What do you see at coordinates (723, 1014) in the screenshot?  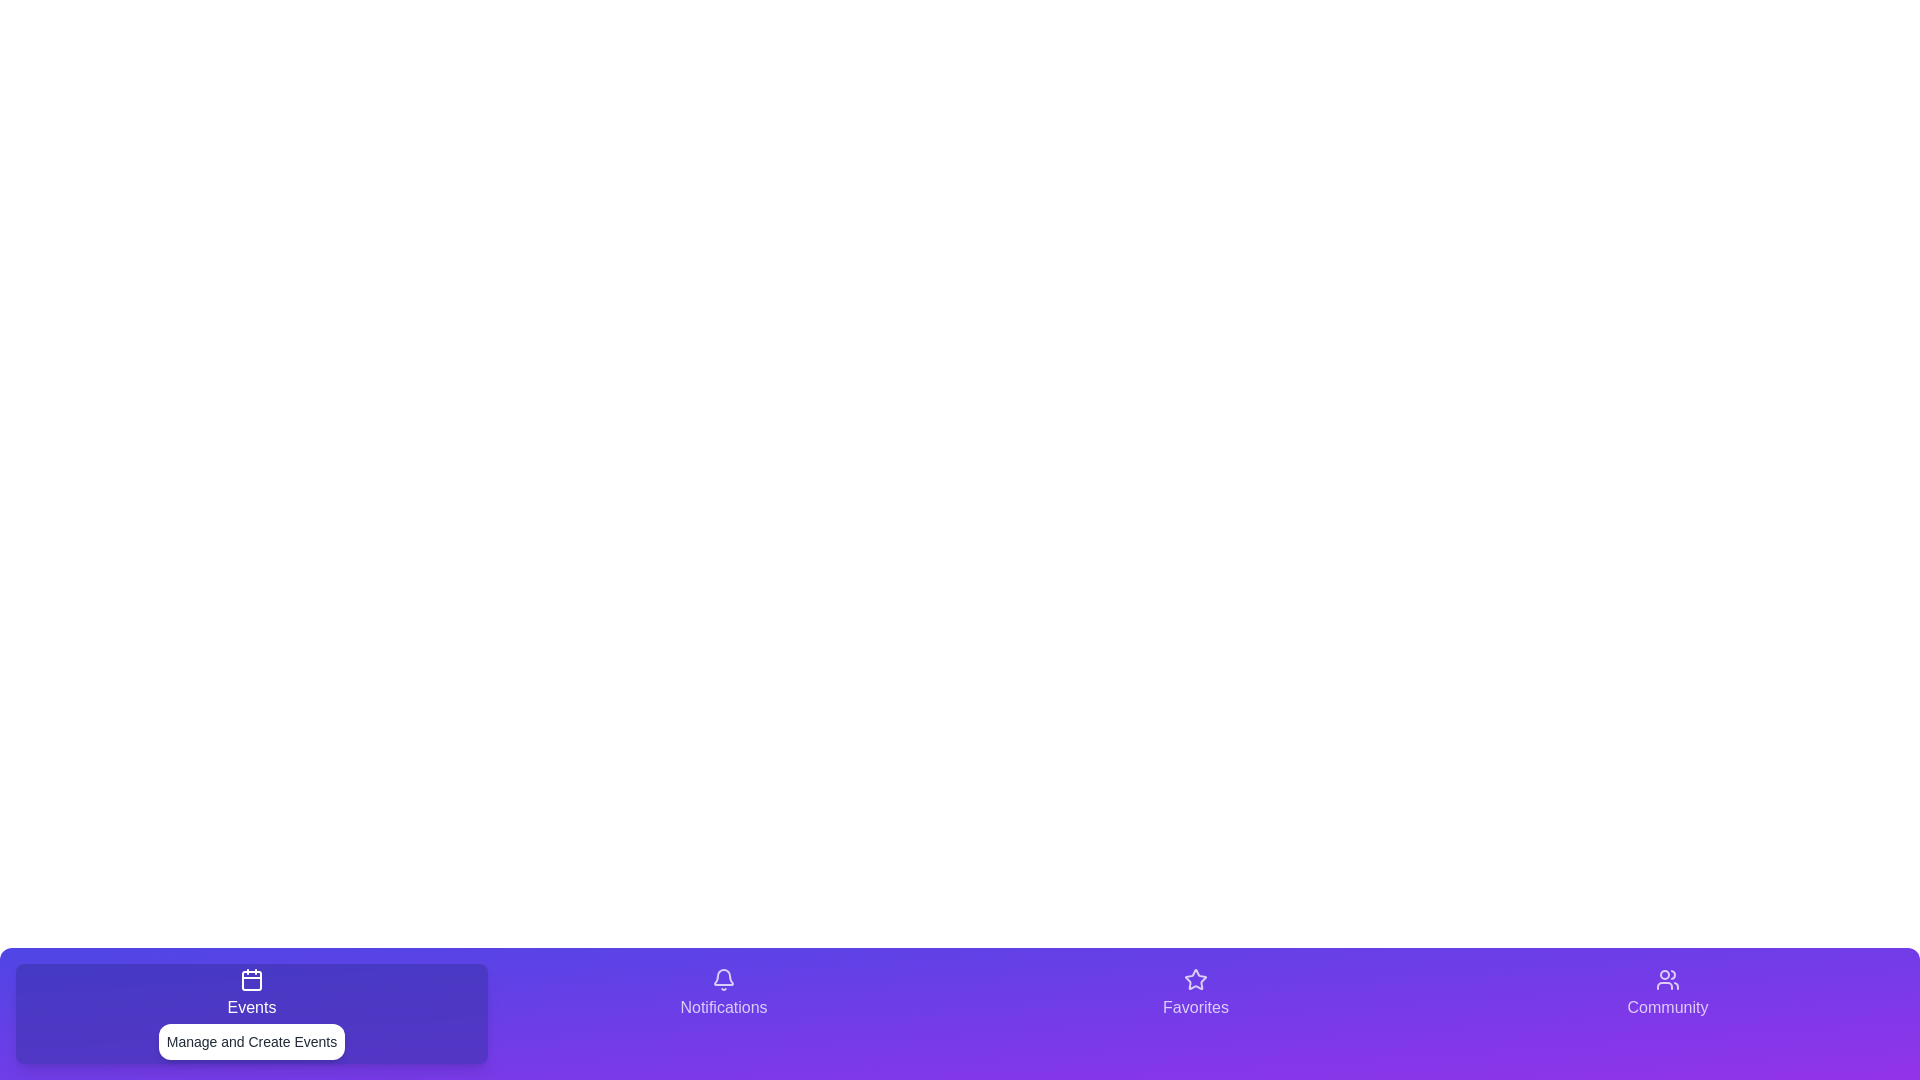 I see `the tab labeled Notifications to observe its hover effect` at bounding box center [723, 1014].